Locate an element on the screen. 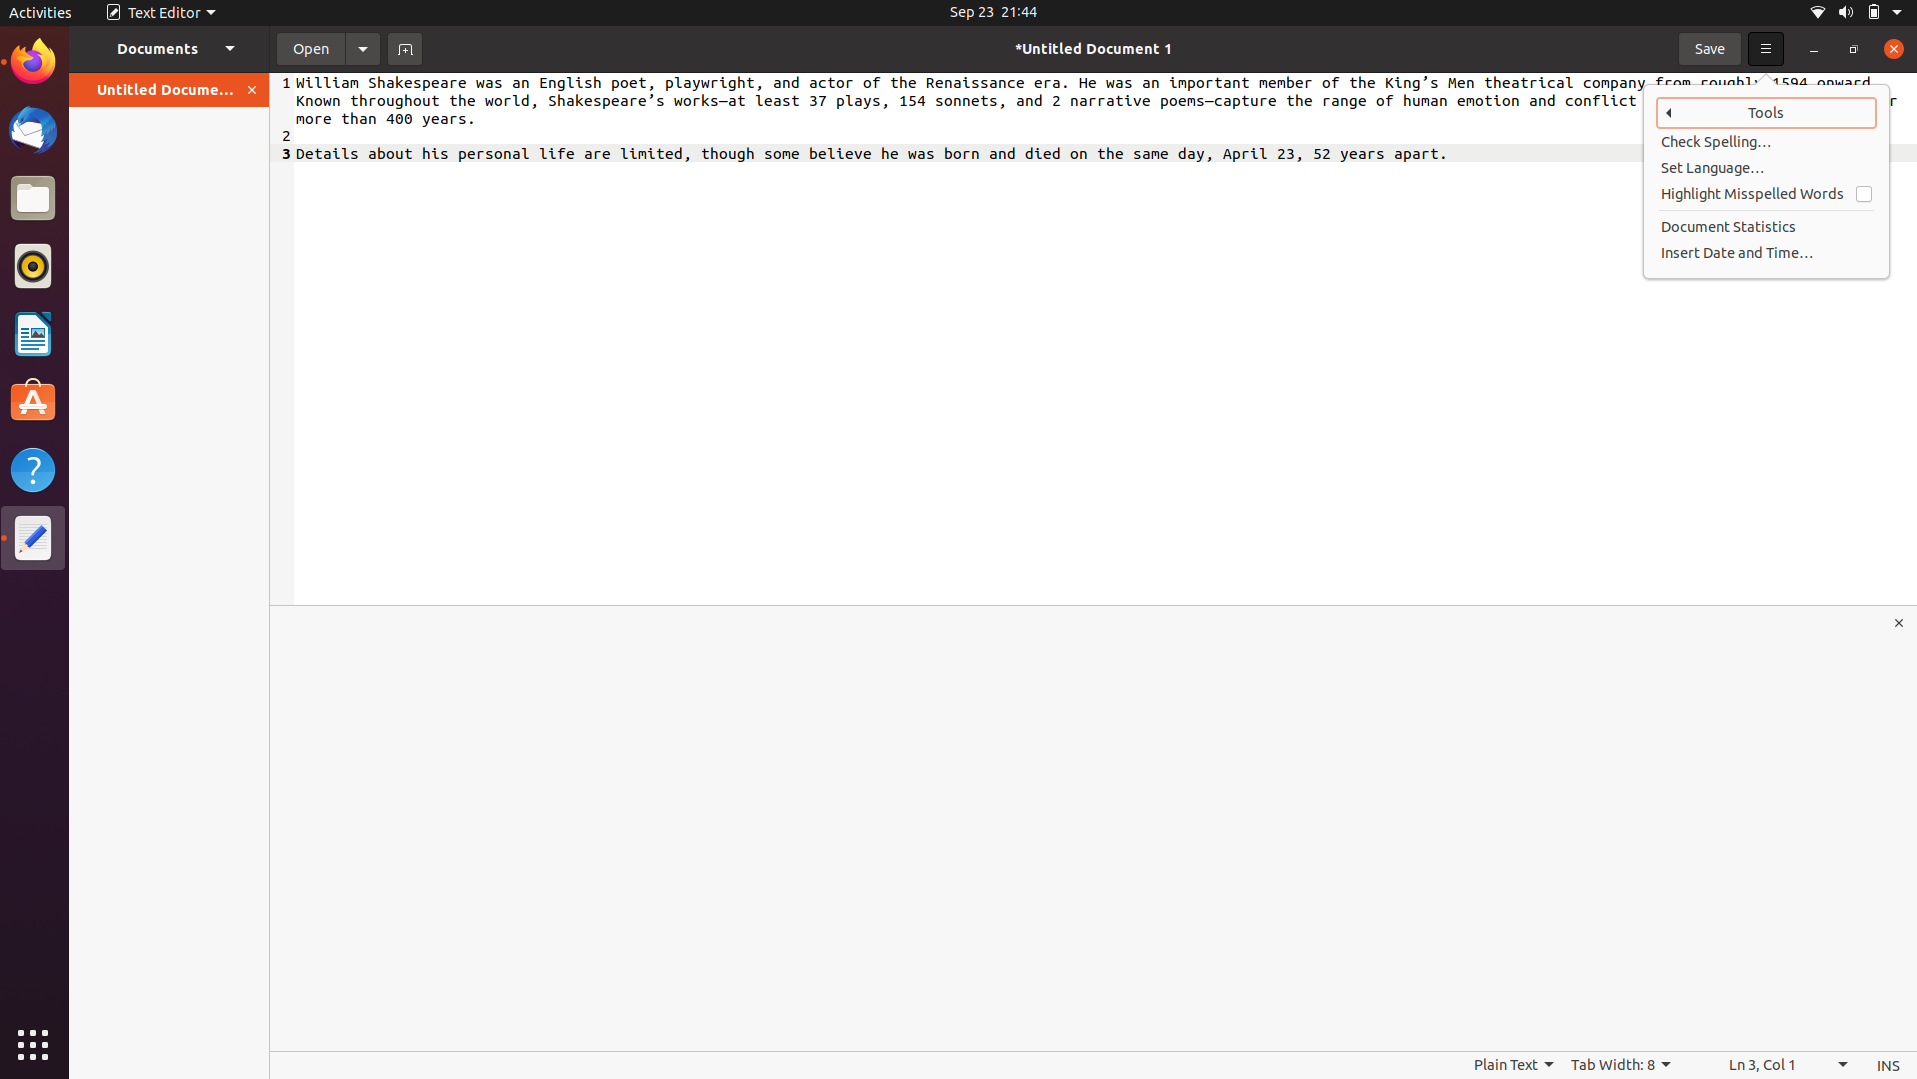 The image size is (1917, 1079). the document titled textfile.txt is located at coordinates (307, 47).